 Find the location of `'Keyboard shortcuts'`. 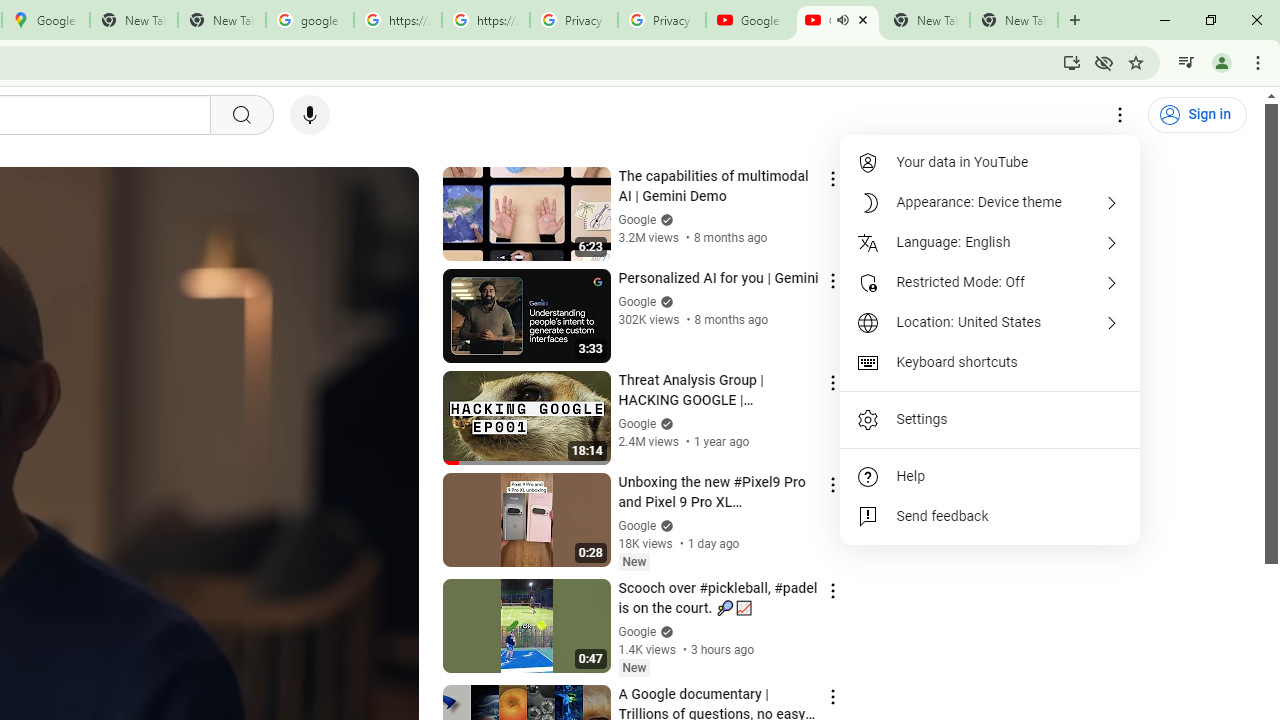

'Keyboard shortcuts' is located at coordinates (990, 362).